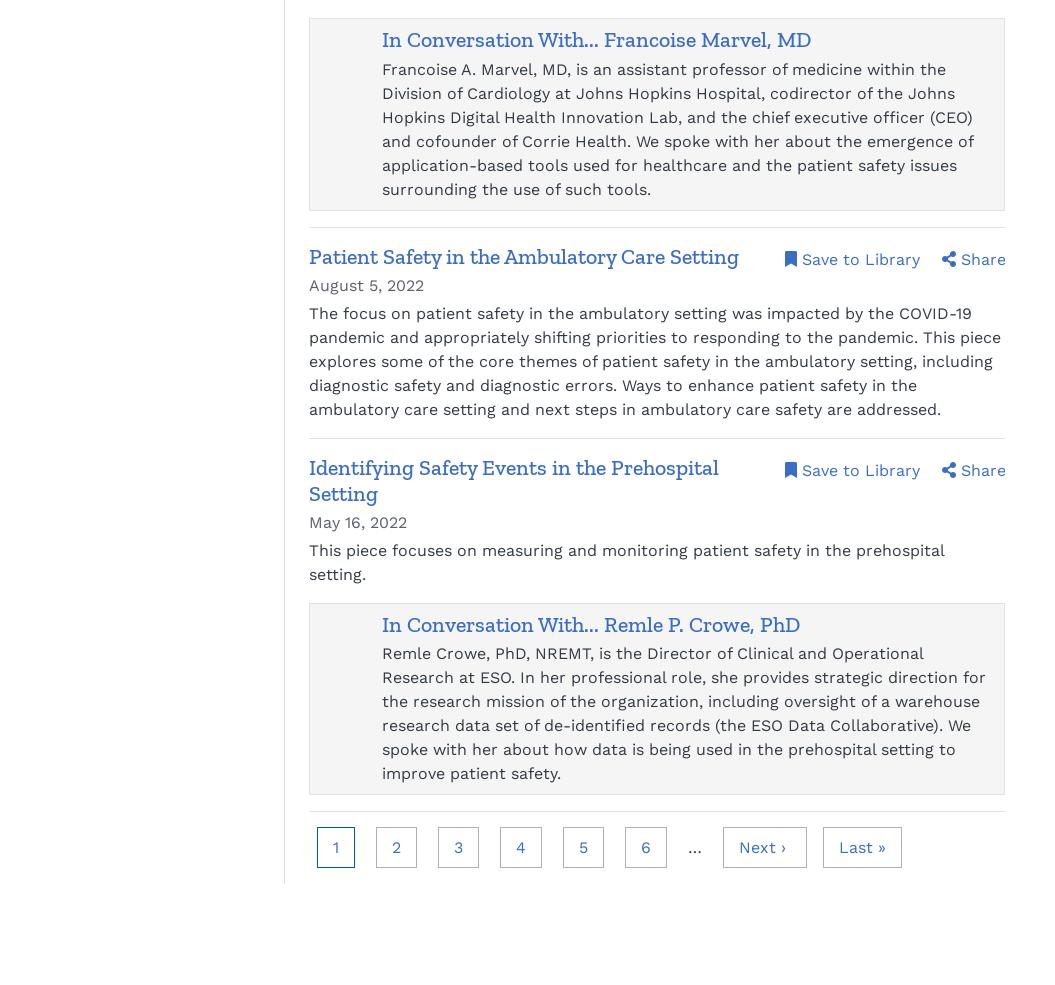  What do you see at coordinates (396, 846) in the screenshot?
I see `'2'` at bounding box center [396, 846].